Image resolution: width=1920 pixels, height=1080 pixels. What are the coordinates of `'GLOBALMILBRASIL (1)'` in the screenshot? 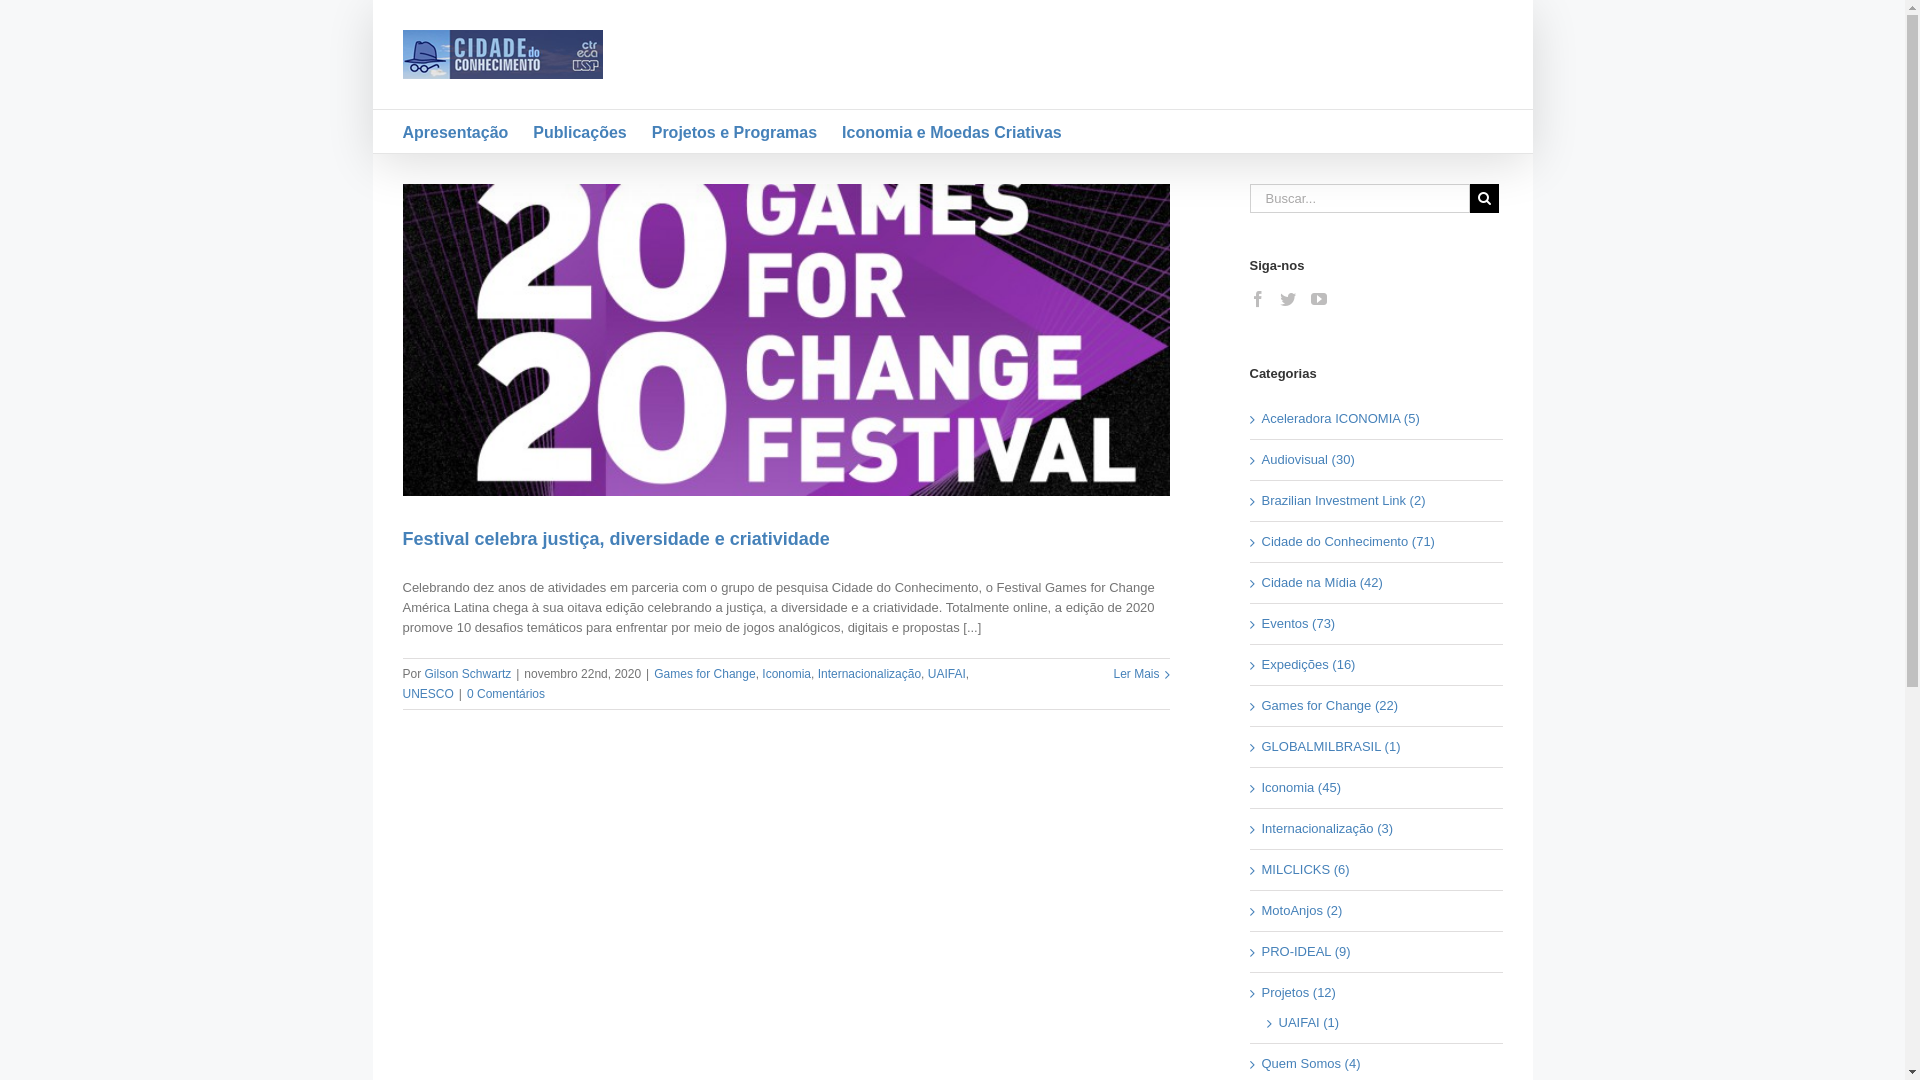 It's located at (1376, 747).